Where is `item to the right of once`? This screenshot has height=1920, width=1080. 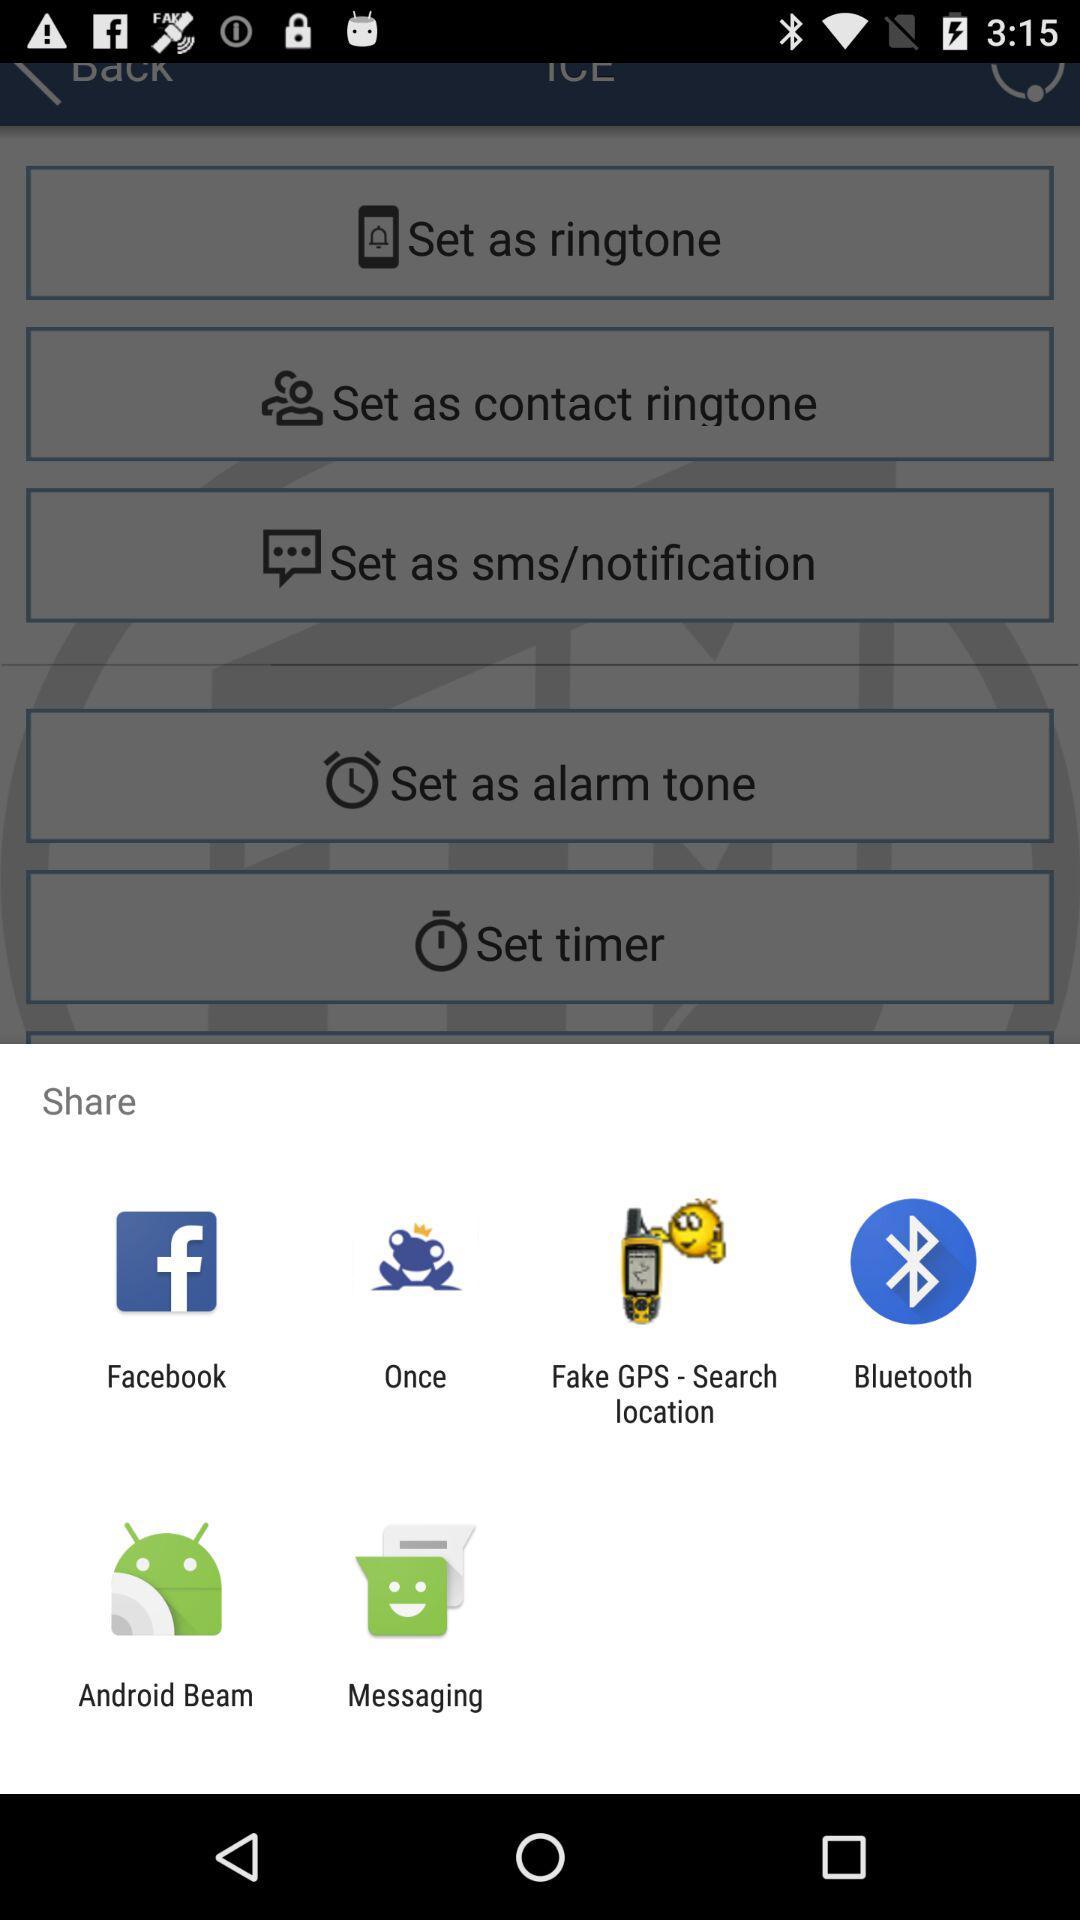 item to the right of once is located at coordinates (664, 1392).